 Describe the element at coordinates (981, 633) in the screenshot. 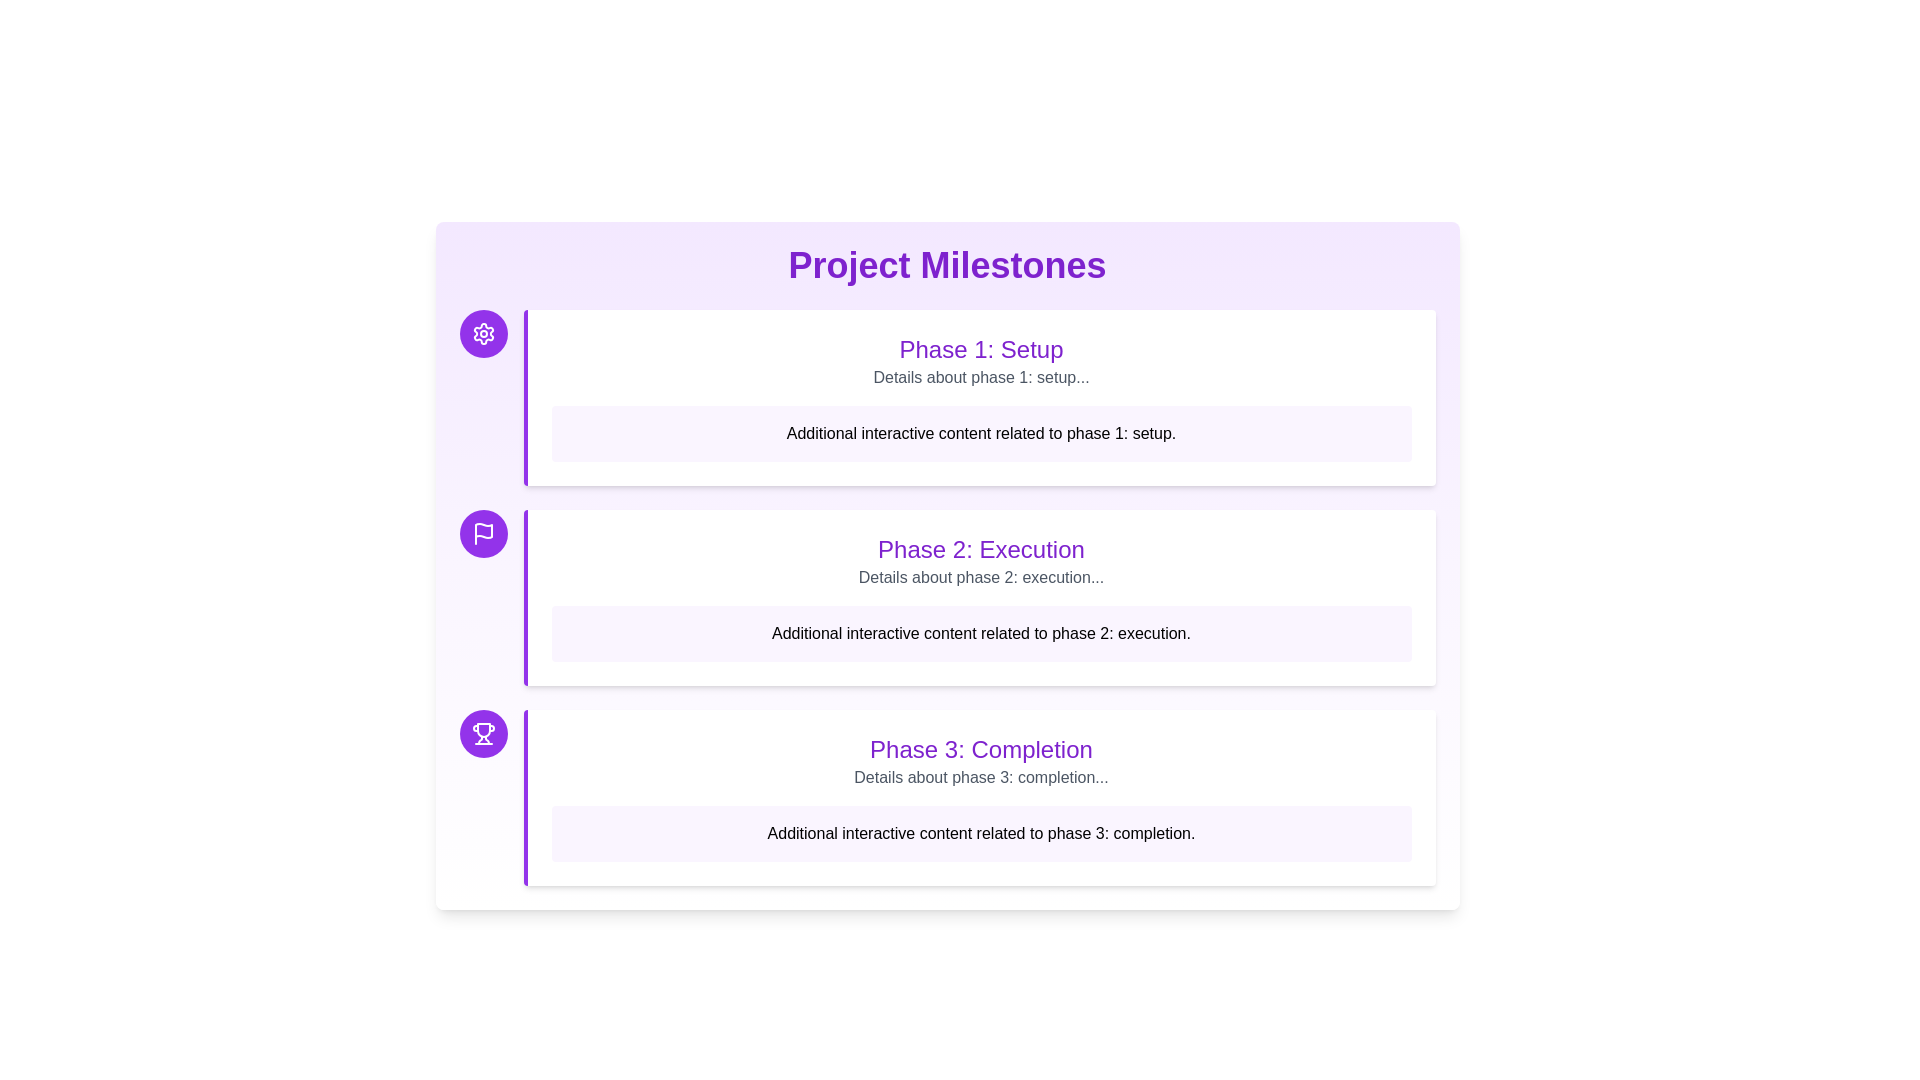

I see `the rectangular text box with a light purple background containing the text 'Additional interactive content related to phase 2: execution.'` at that location.